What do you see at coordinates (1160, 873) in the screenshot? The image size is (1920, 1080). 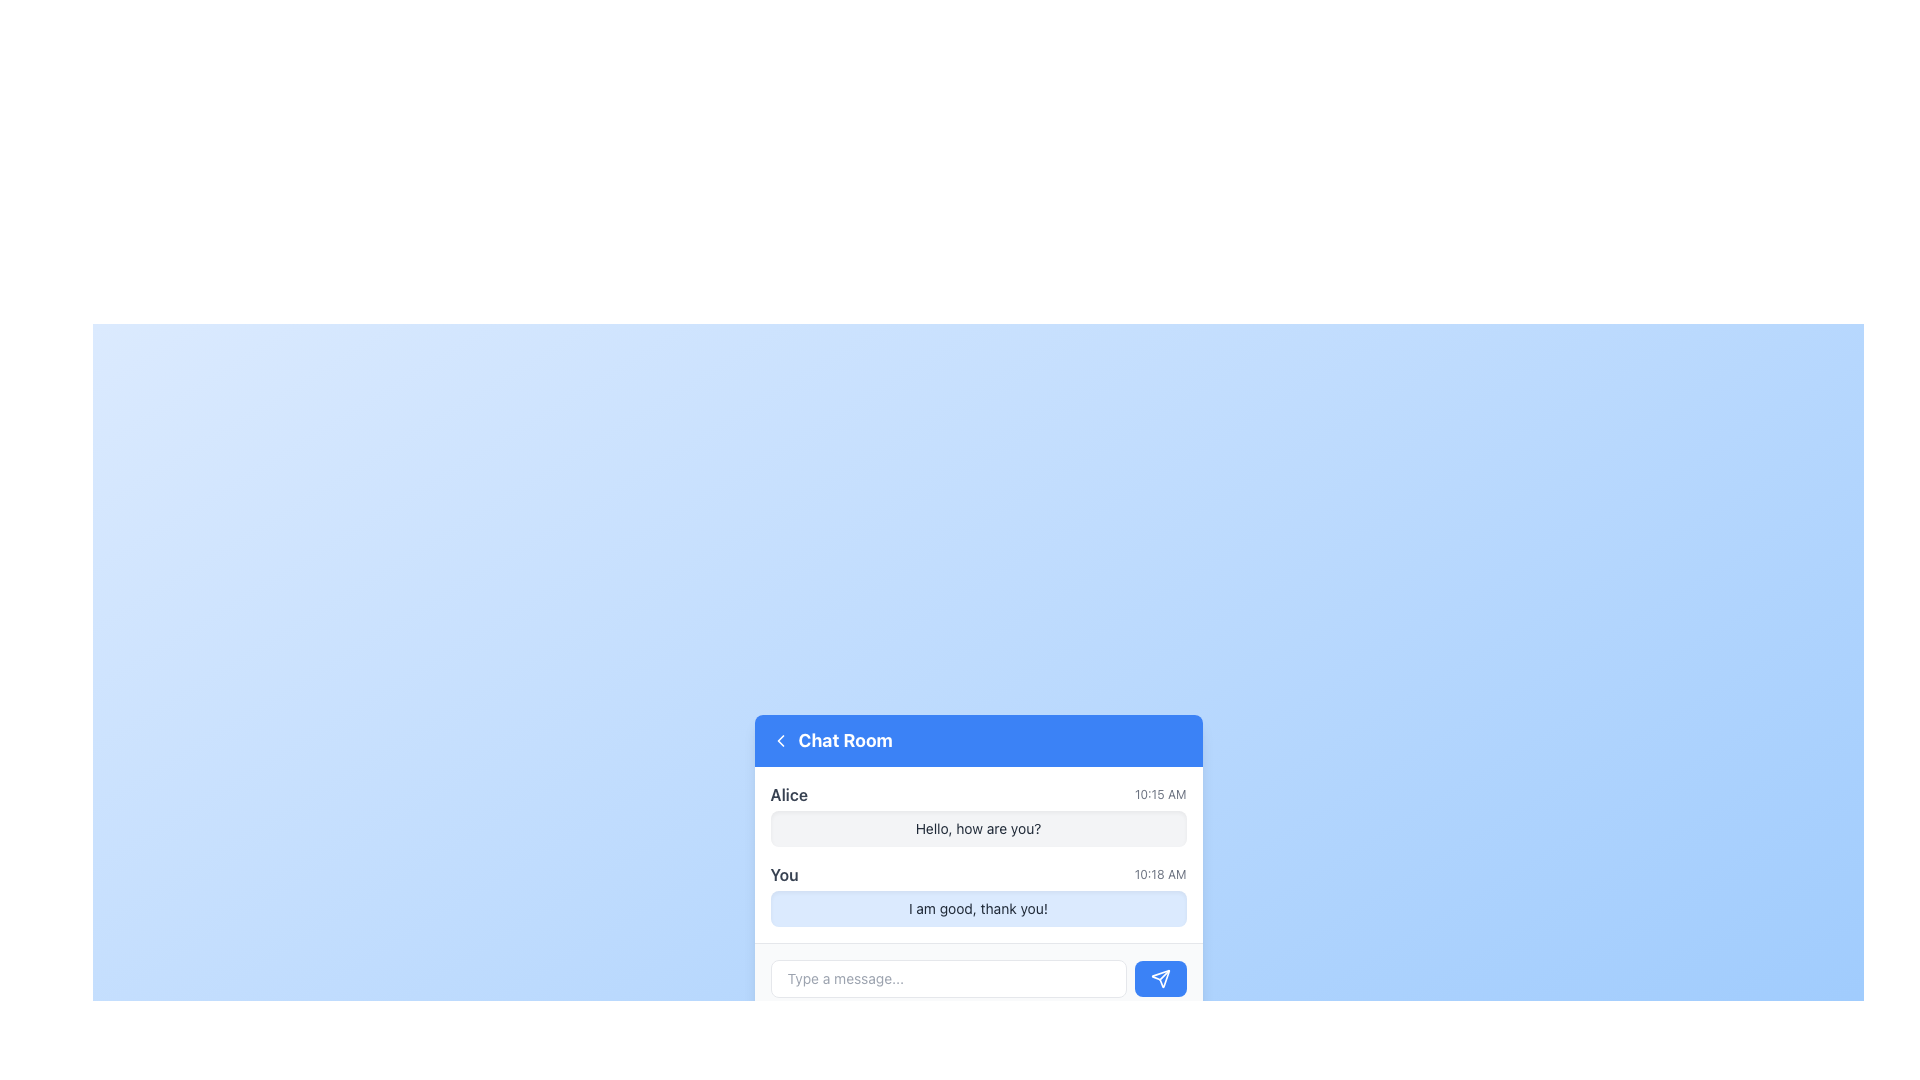 I see `time displayed in the small light-gray text snippet showing '10:18 AM', located on the far-right side of the message header, next to the text 'You'` at bounding box center [1160, 873].